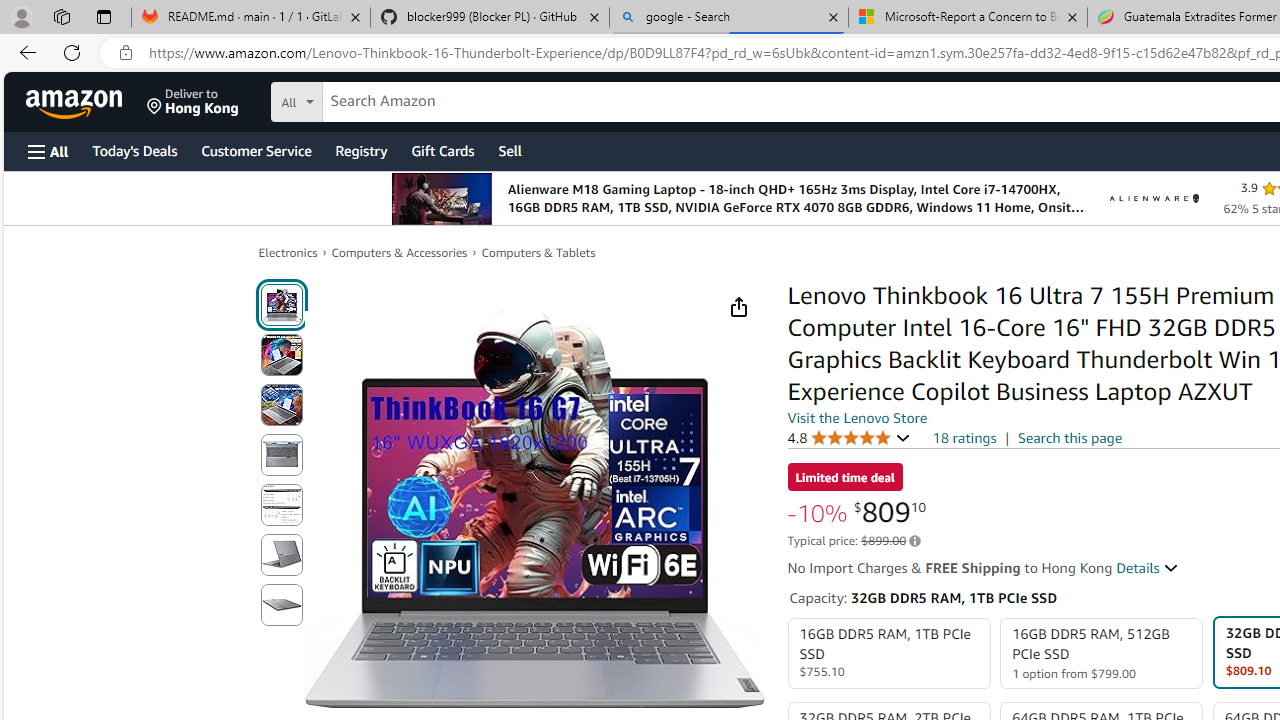 The image size is (1280, 720). Describe the element at coordinates (48, 150) in the screenshot. I see `'Open Menu'` at that location.